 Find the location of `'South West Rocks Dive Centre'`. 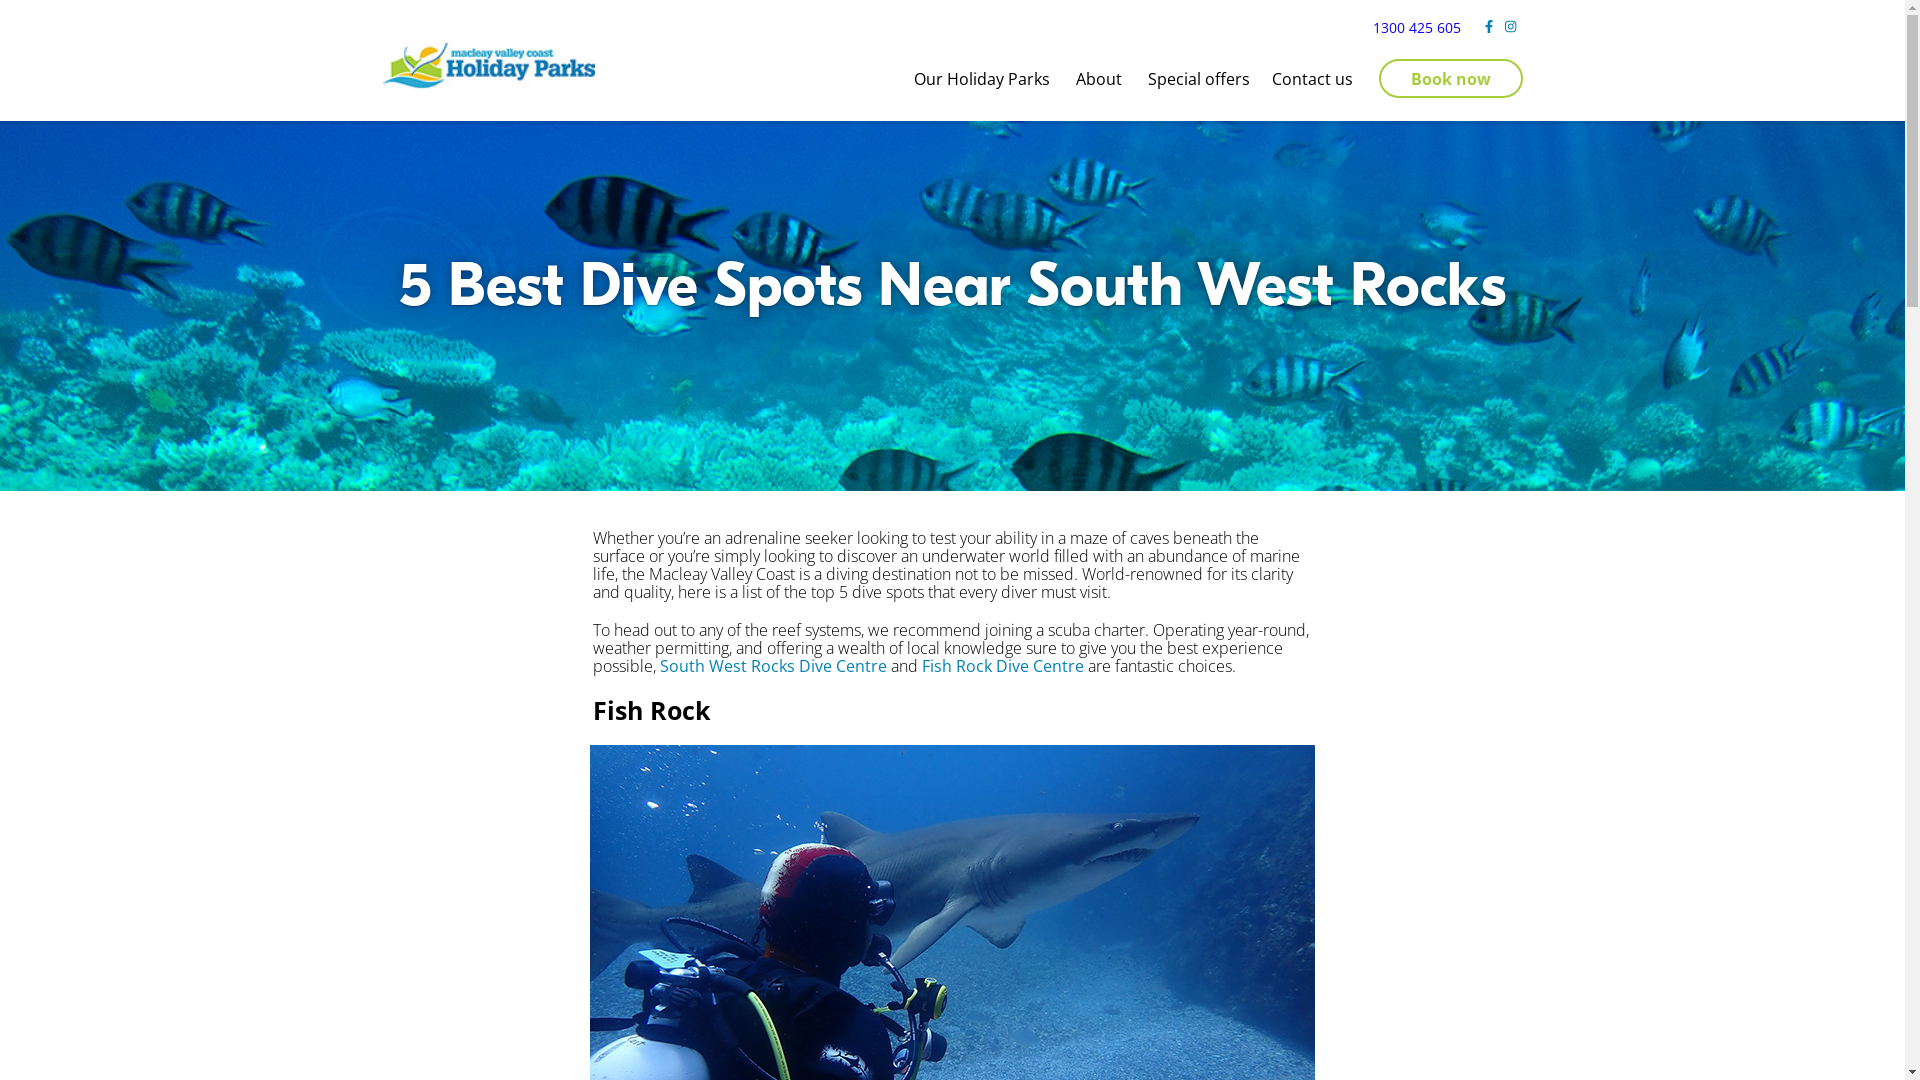

'South West Rocks Dive Centre' is located at coordinates (772, 666).